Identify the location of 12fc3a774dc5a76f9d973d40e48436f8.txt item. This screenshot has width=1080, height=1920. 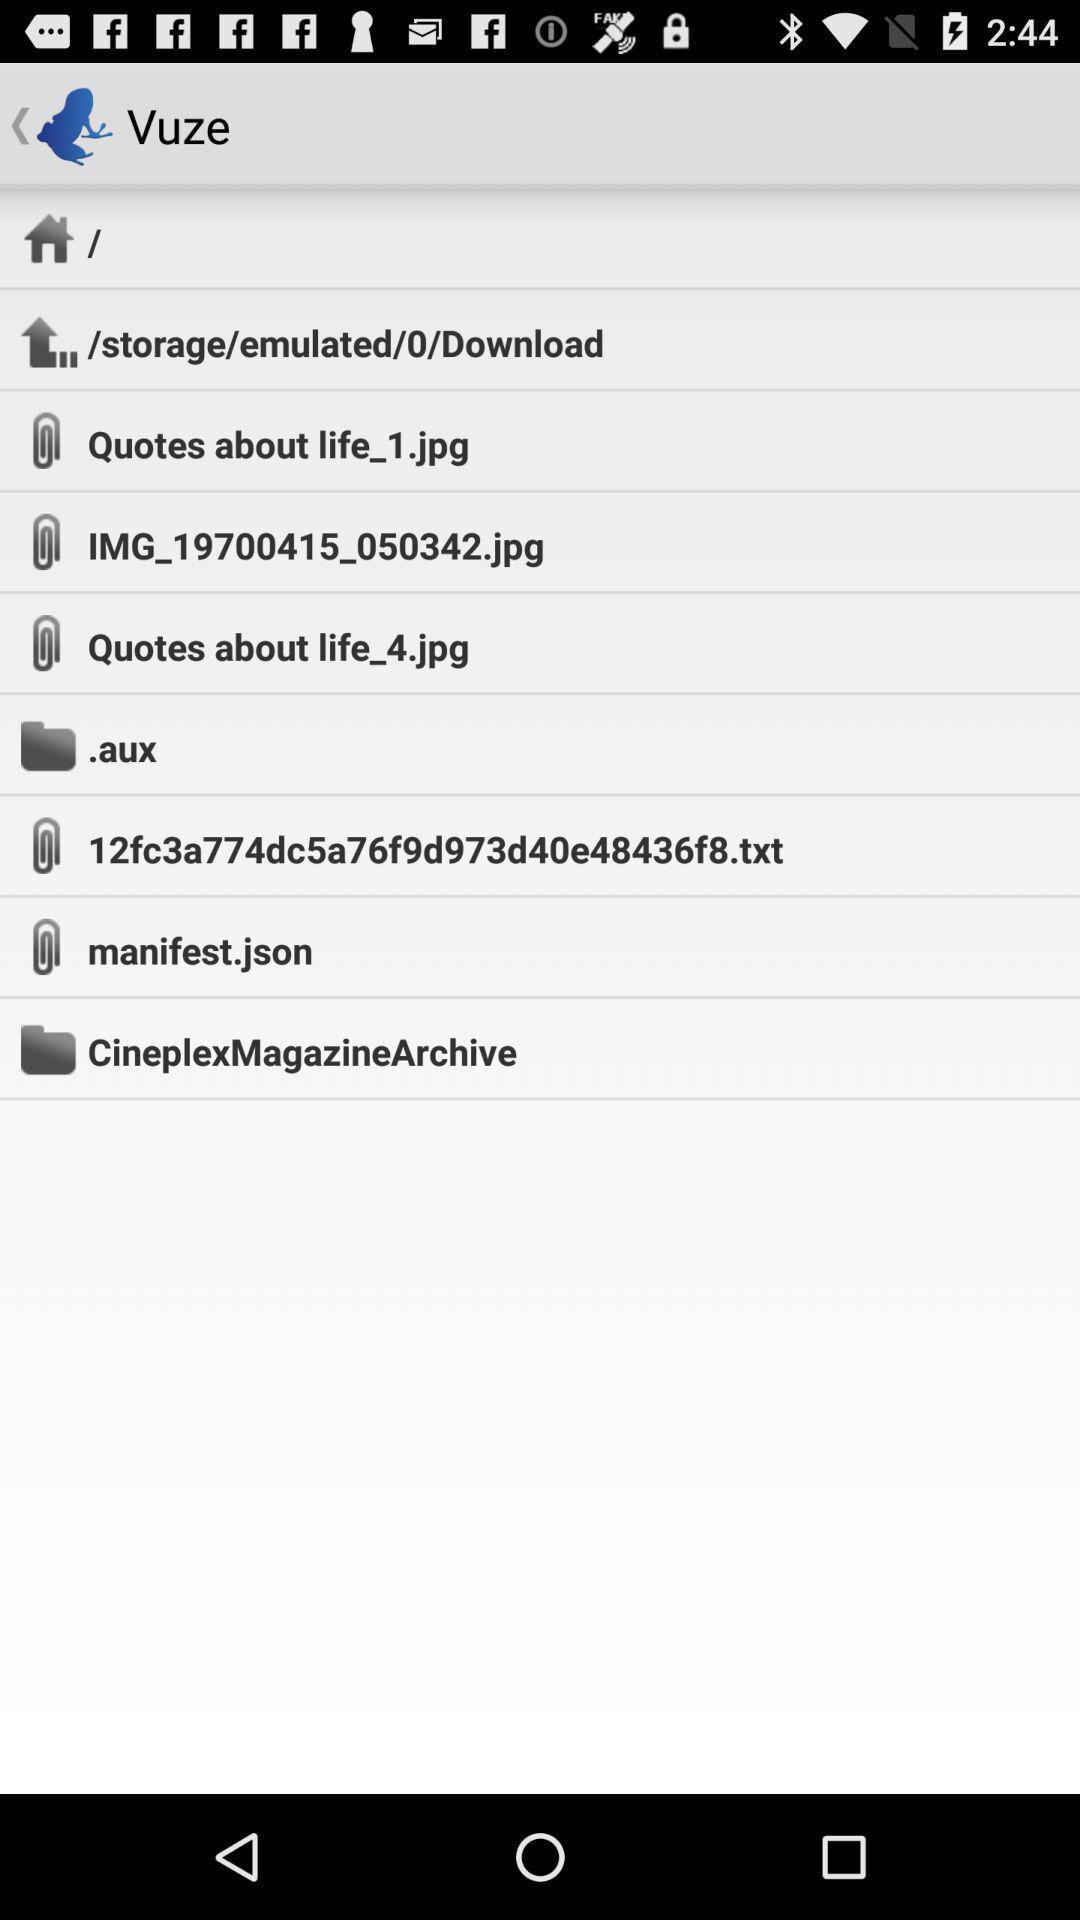
(434, 849).